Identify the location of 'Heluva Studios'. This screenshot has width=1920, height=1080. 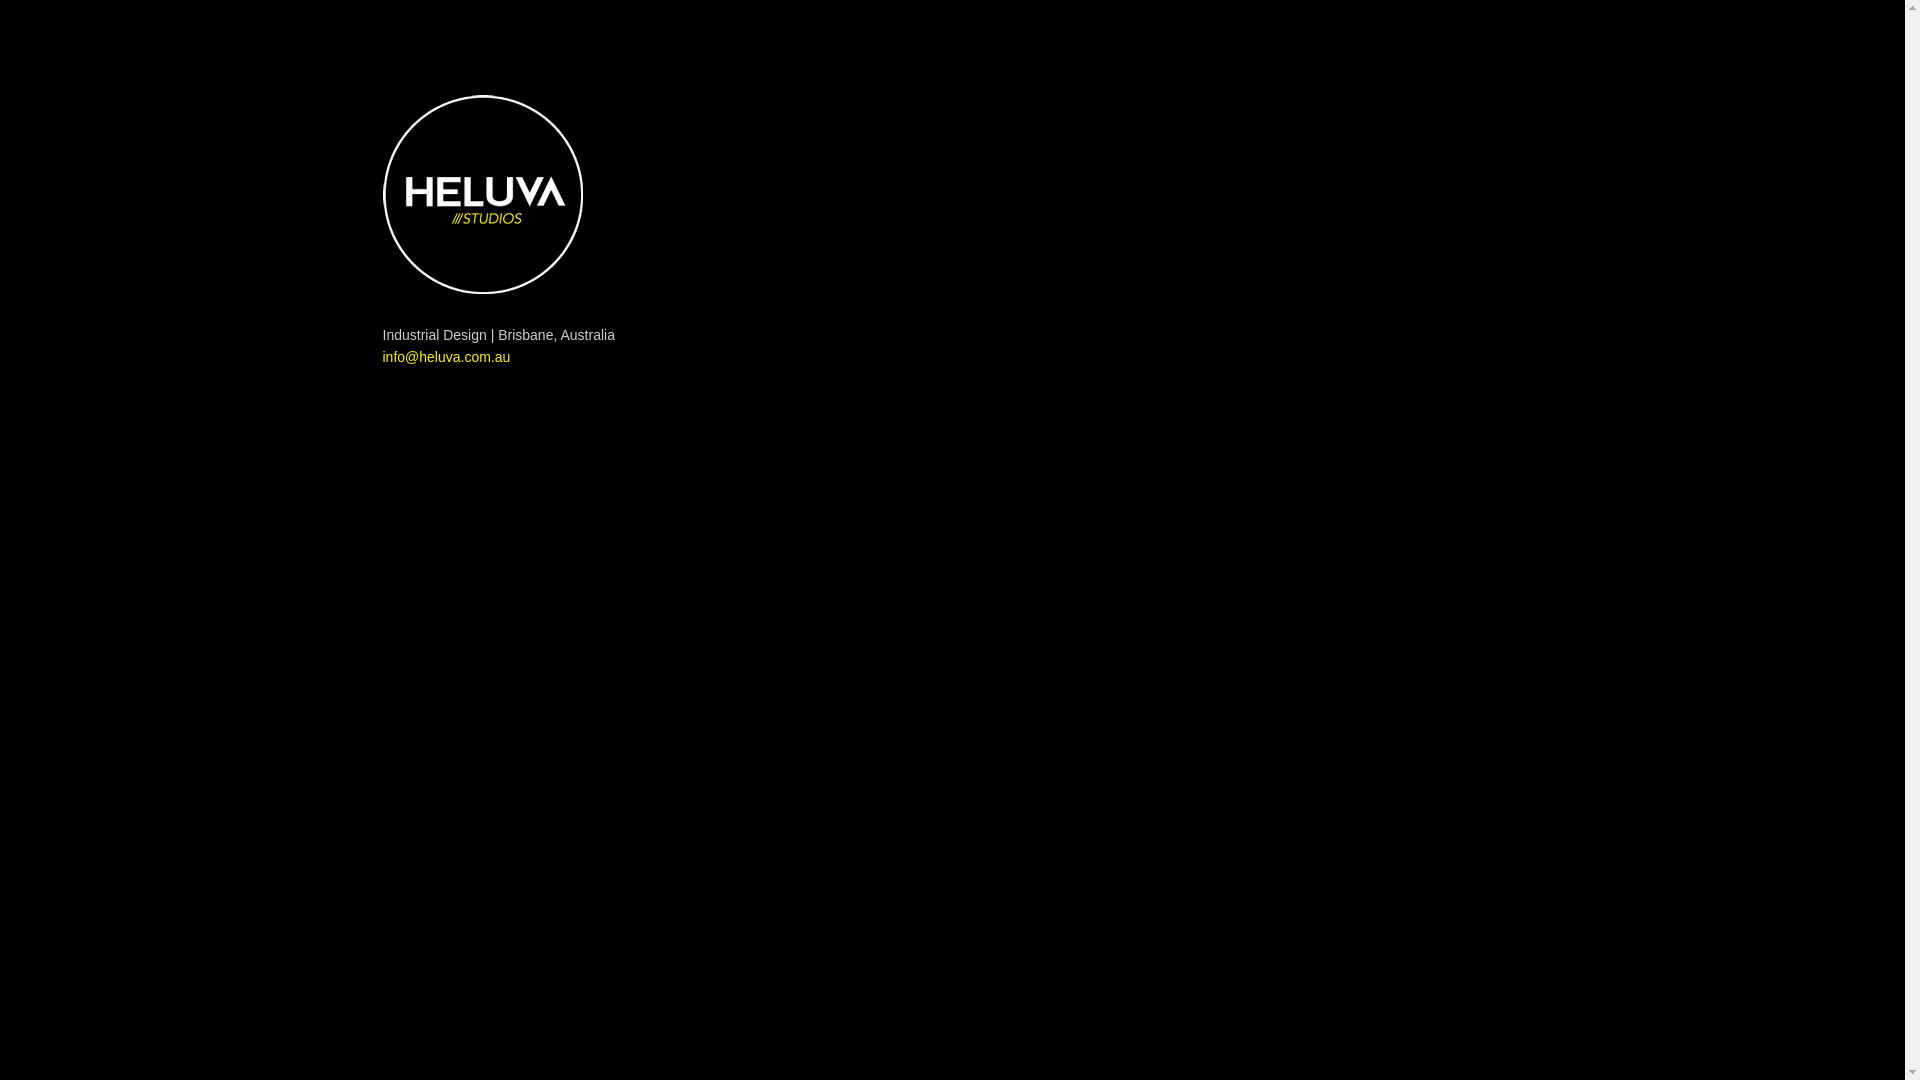
(481, 194).